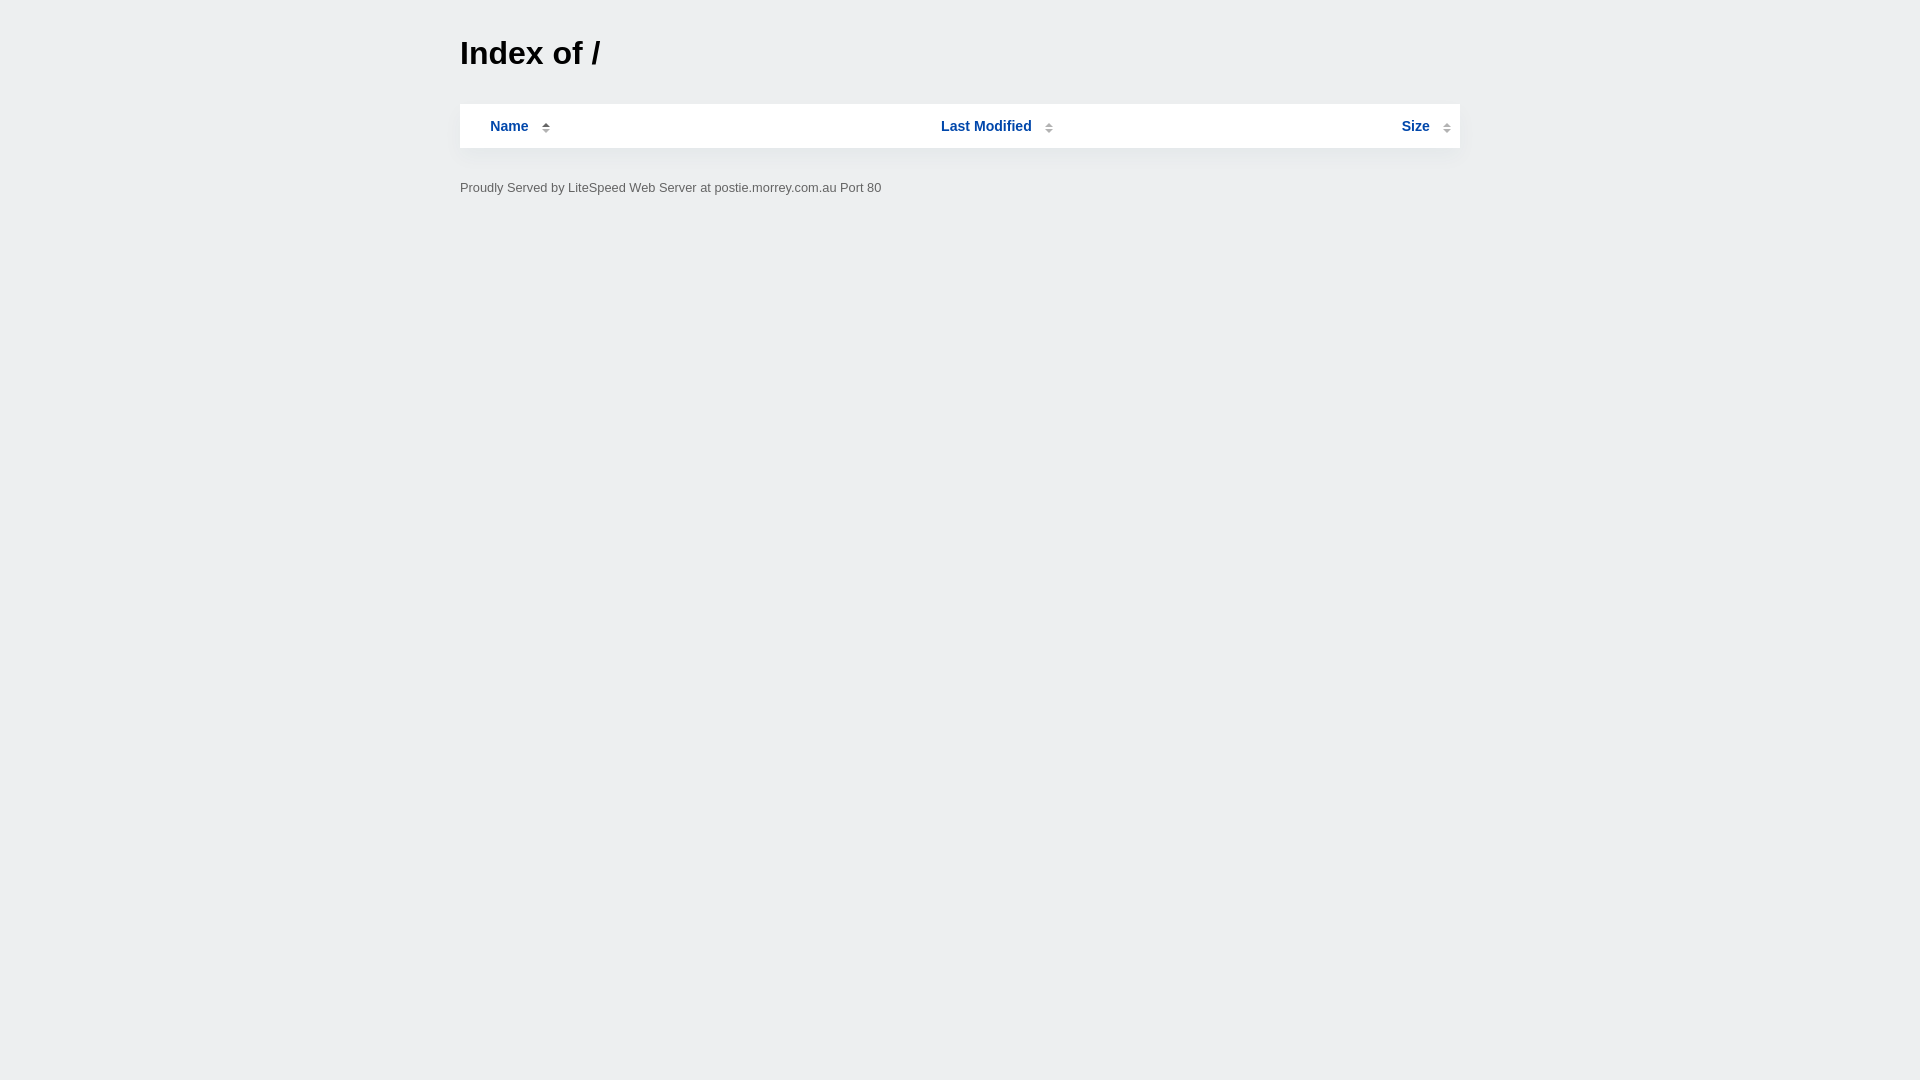  I want to click on 'Size', so click(1425, 126).